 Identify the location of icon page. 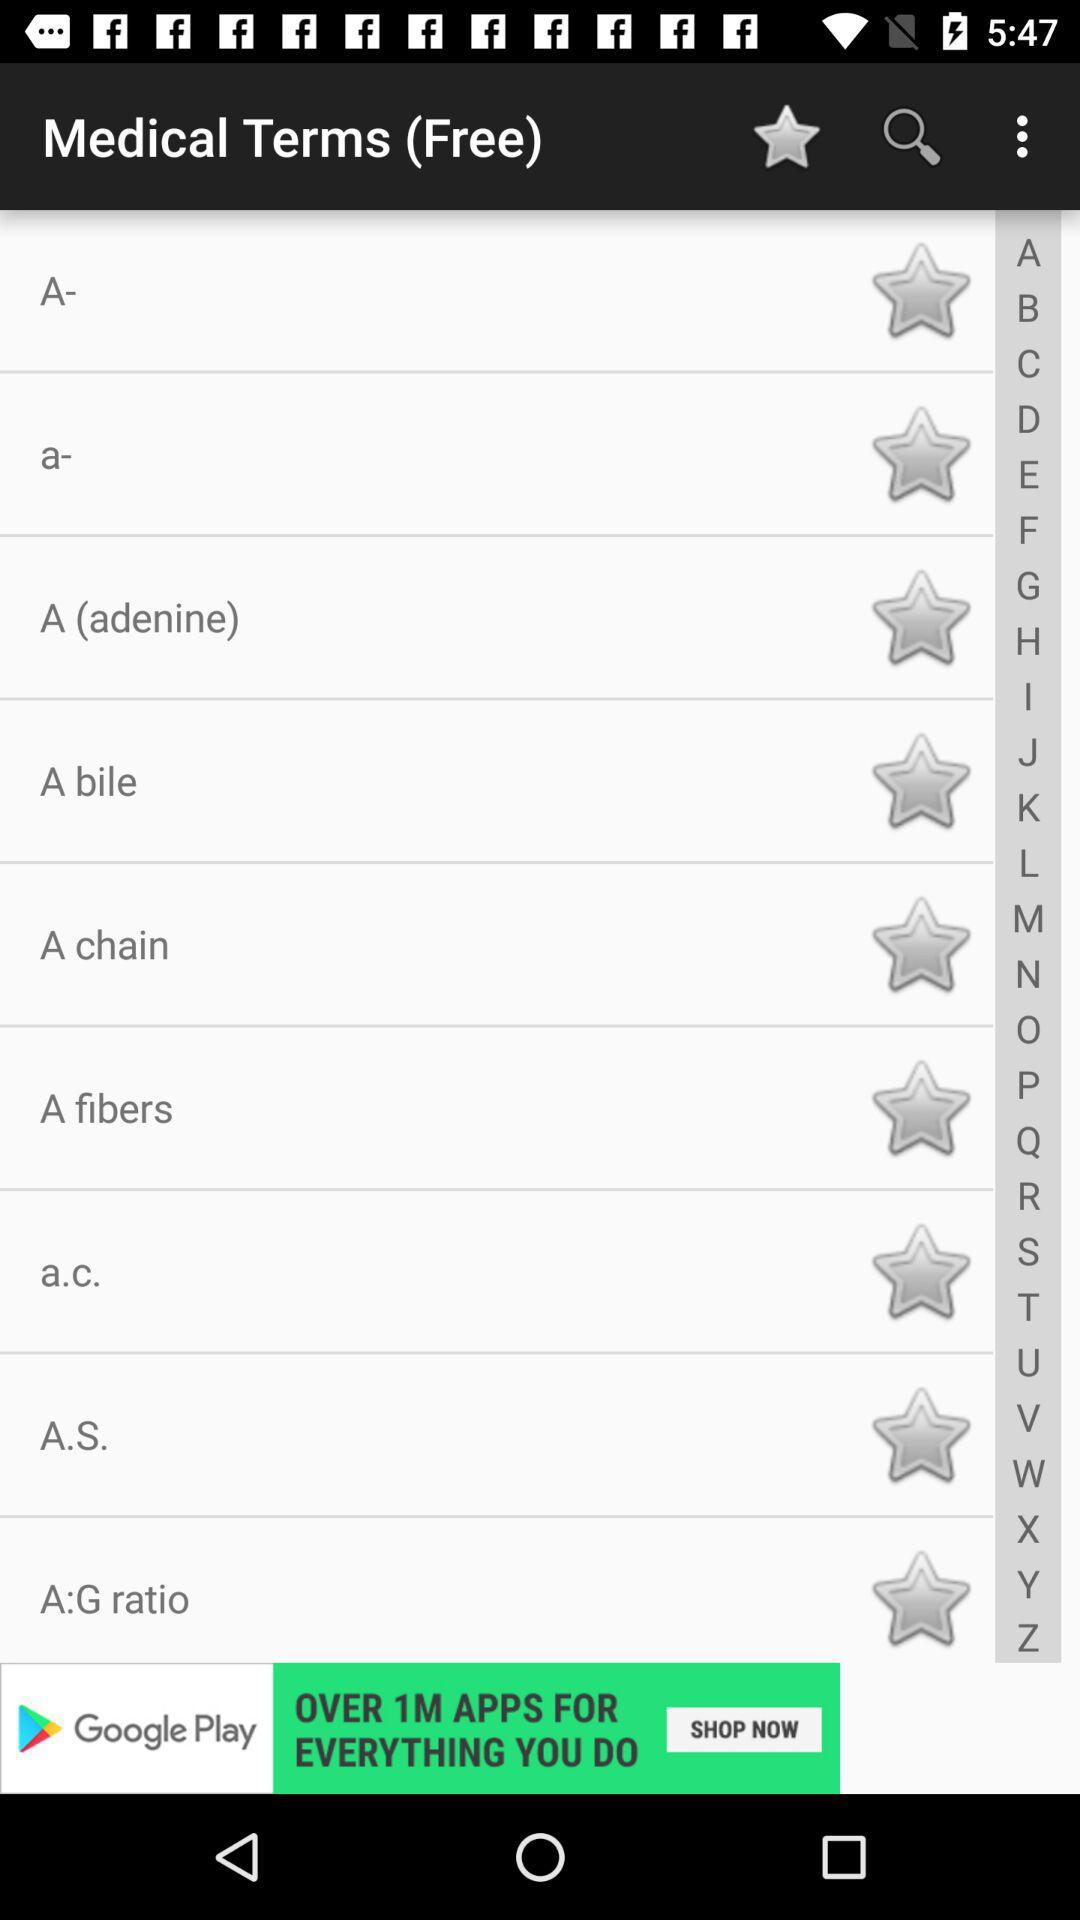
(920, 1433).